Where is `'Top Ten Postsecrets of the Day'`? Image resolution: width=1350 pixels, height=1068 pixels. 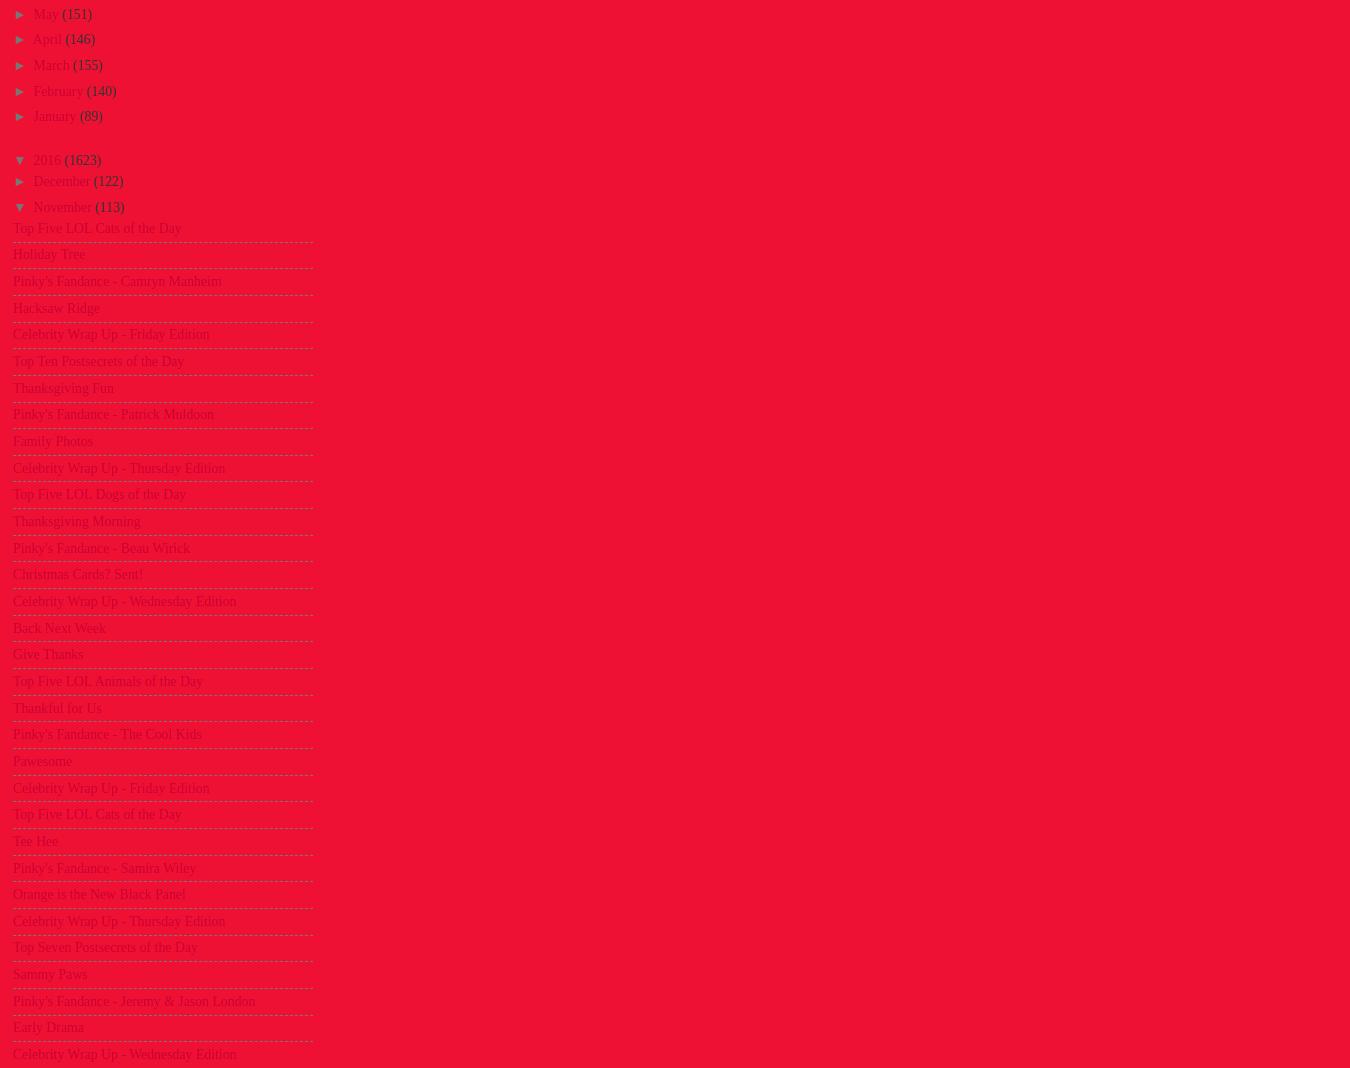 'Top Ten Postsecrets of the Day' is located at coordinates (97, 360).